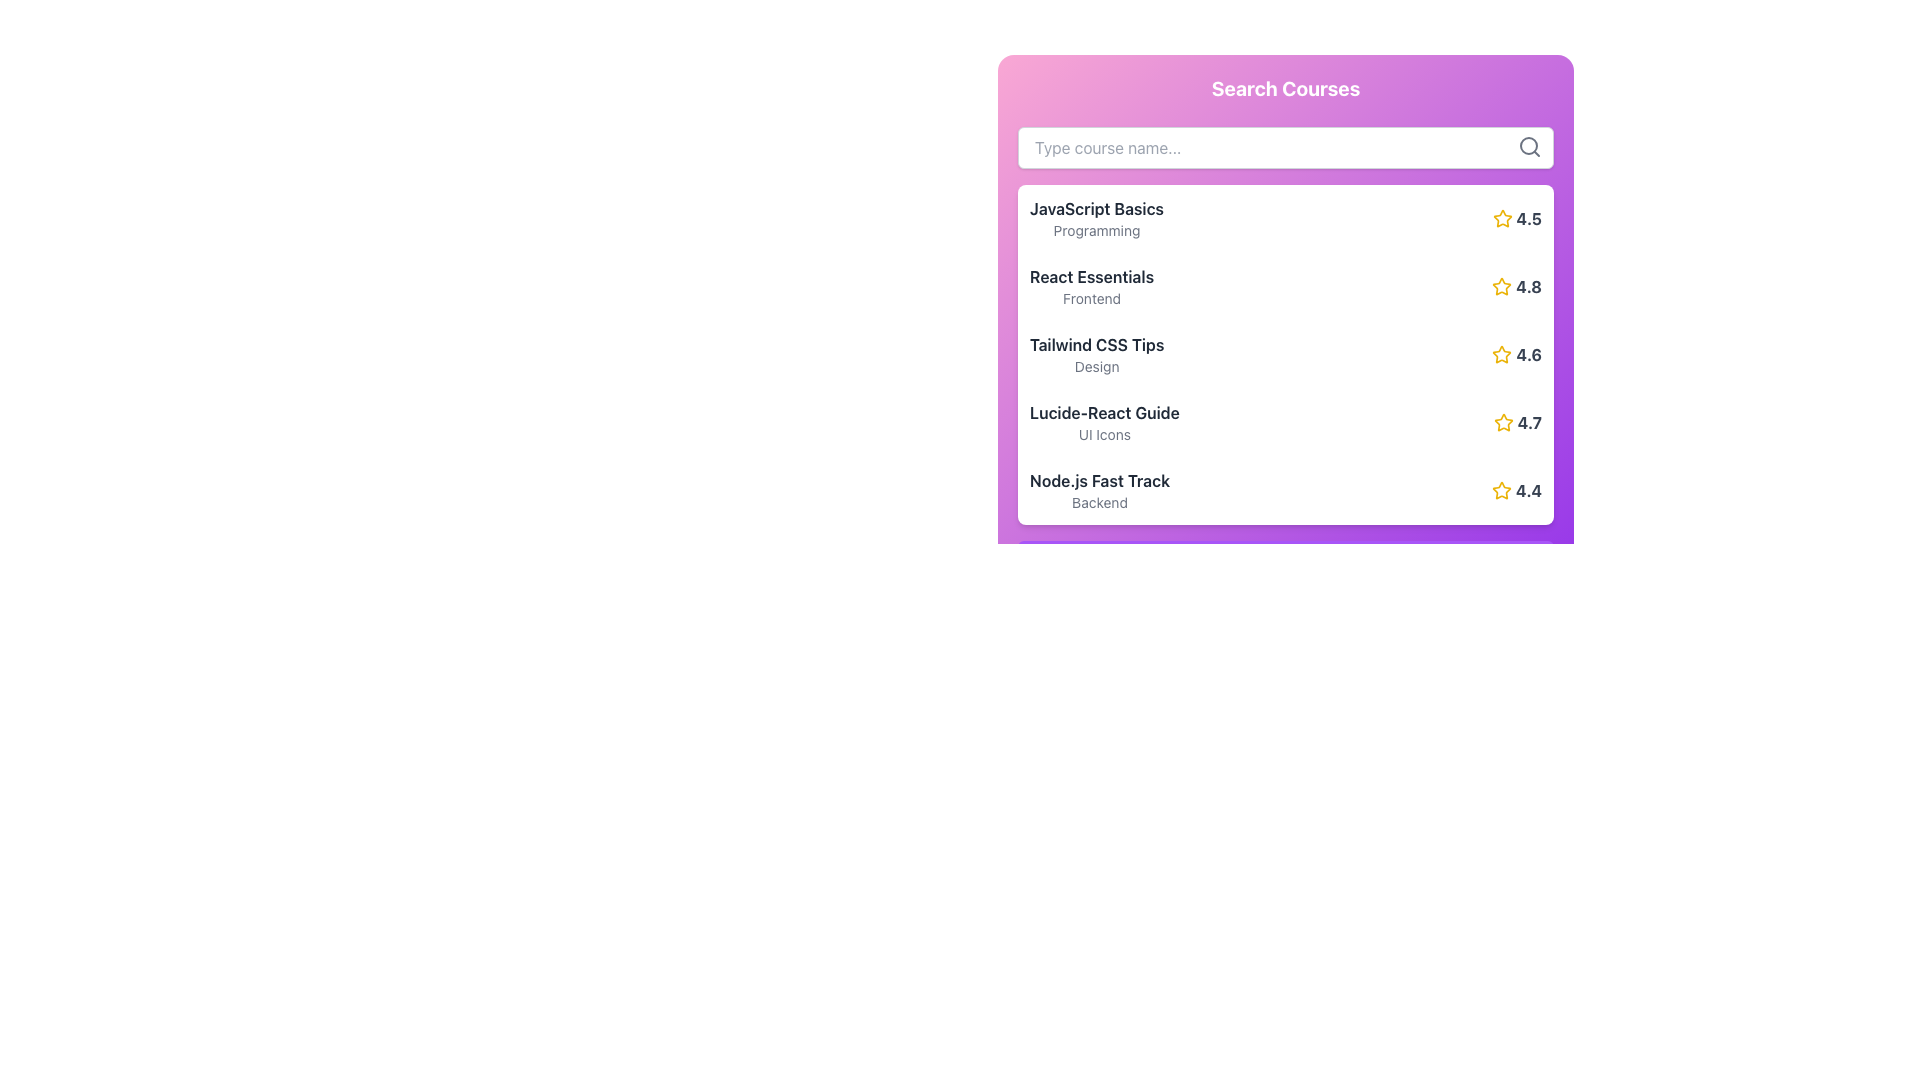 Image resolution: width=1920 pixels, height=1080 pixels. Describe the element at coordinates (1503, 422) in the screenshot. I see `the yellow star icon indicating a rating of 4.7 for the 'Lucide-React Guide' item in the fourth row of the purple card` at that location.